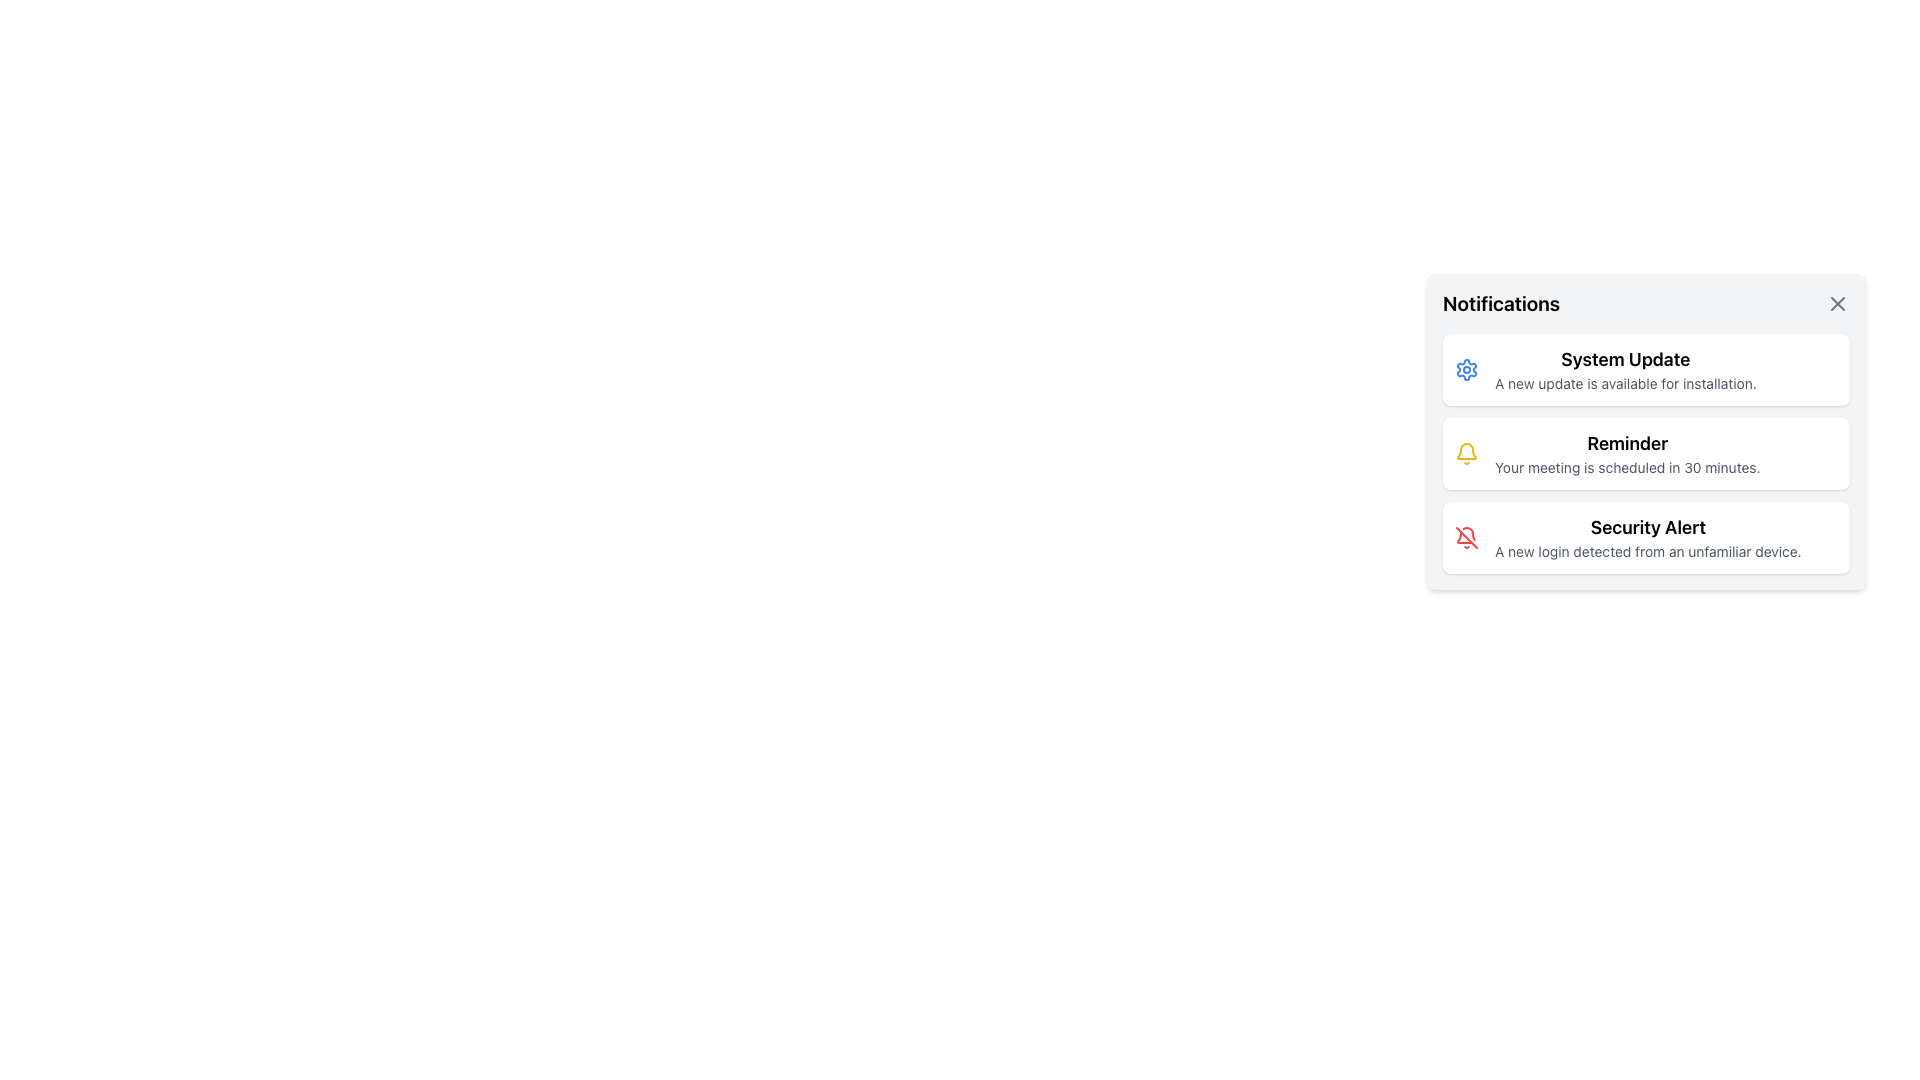 This screenshot has height=1080, width=1920. I want to click on the yellow bell icon located to the left of the text 'Reminder Your meeting is scheduled in 30 minutes' within the second notification card of the notification list, so click(1467, 454).